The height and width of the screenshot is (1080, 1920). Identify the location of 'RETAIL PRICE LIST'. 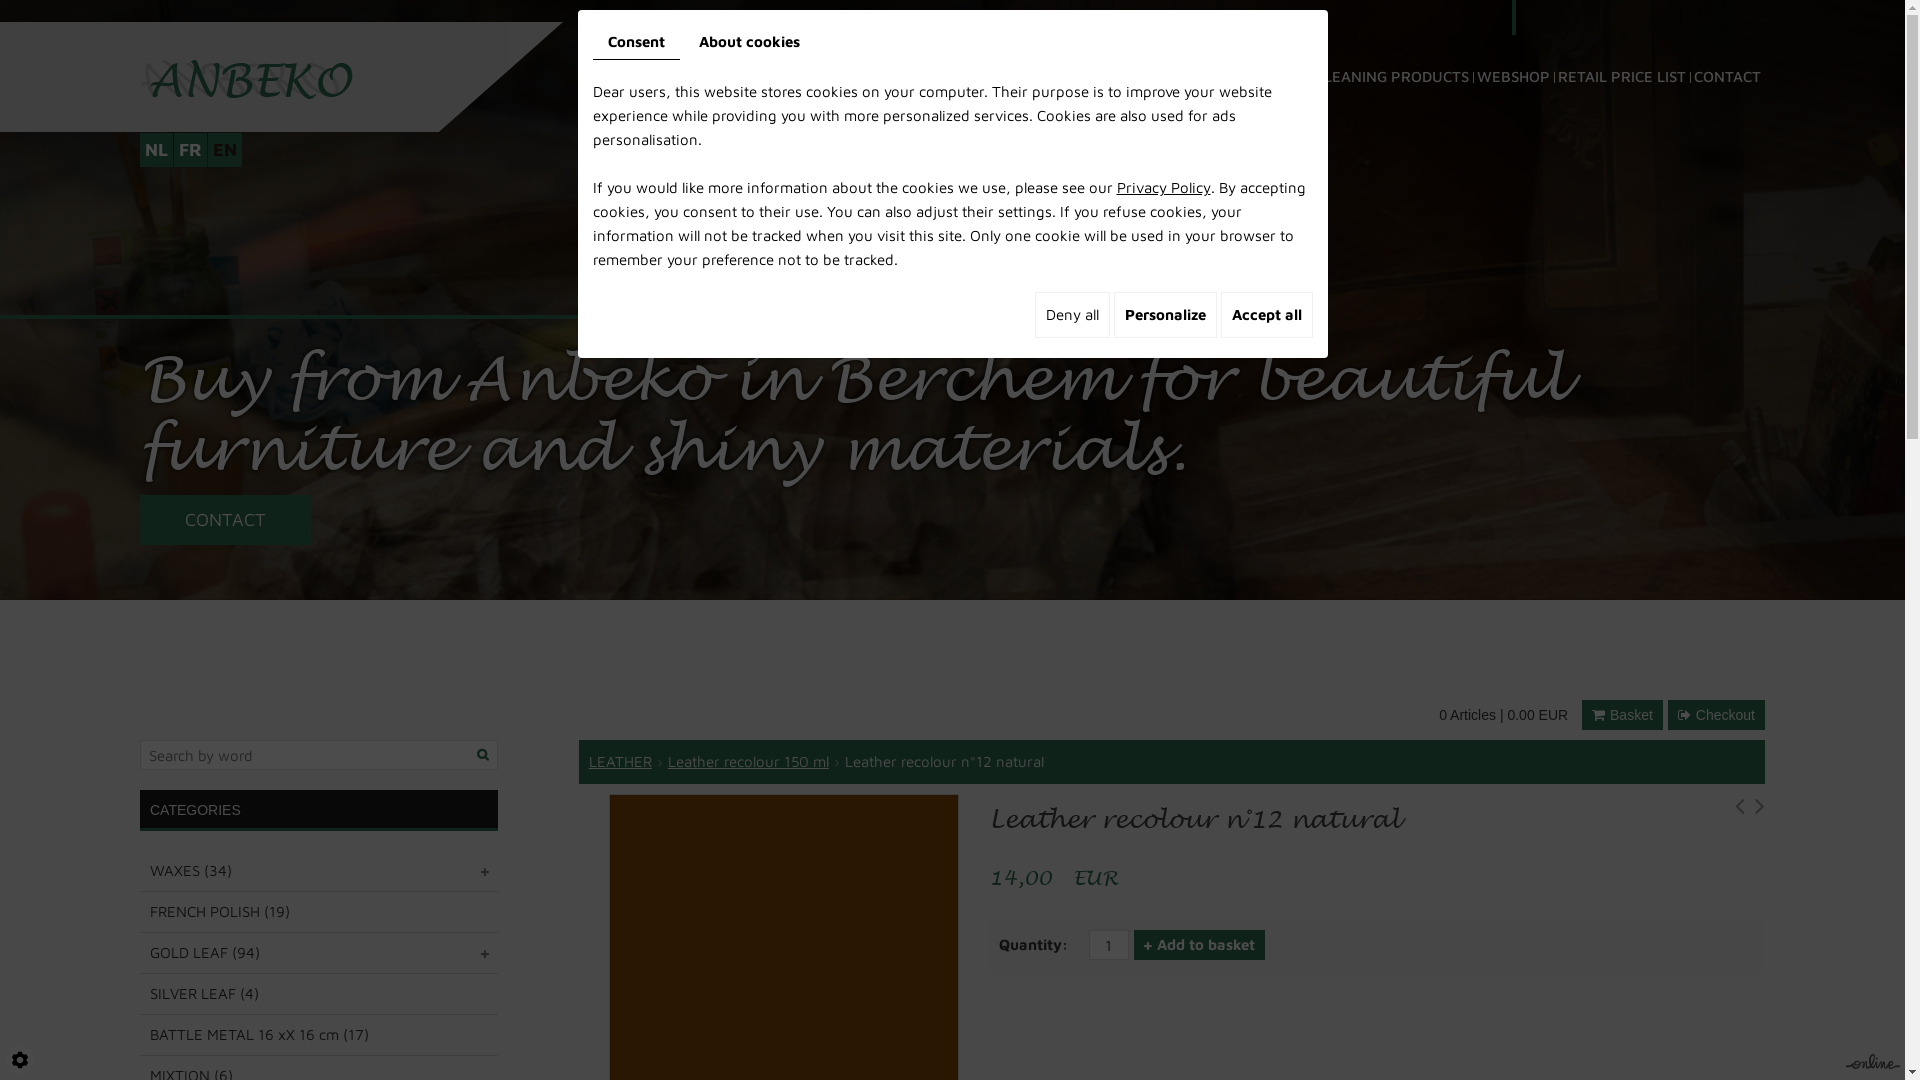
(1553, 48).